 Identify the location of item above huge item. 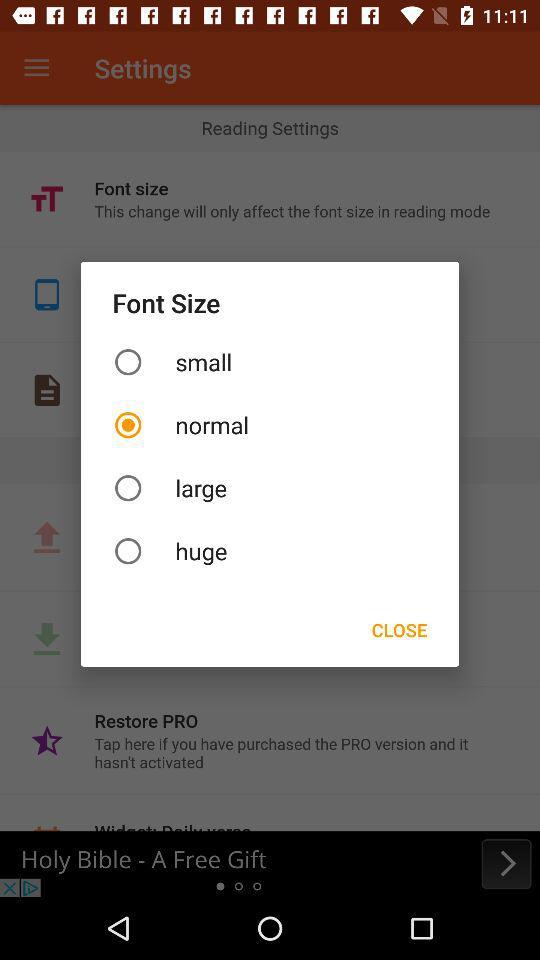
(270, 487).